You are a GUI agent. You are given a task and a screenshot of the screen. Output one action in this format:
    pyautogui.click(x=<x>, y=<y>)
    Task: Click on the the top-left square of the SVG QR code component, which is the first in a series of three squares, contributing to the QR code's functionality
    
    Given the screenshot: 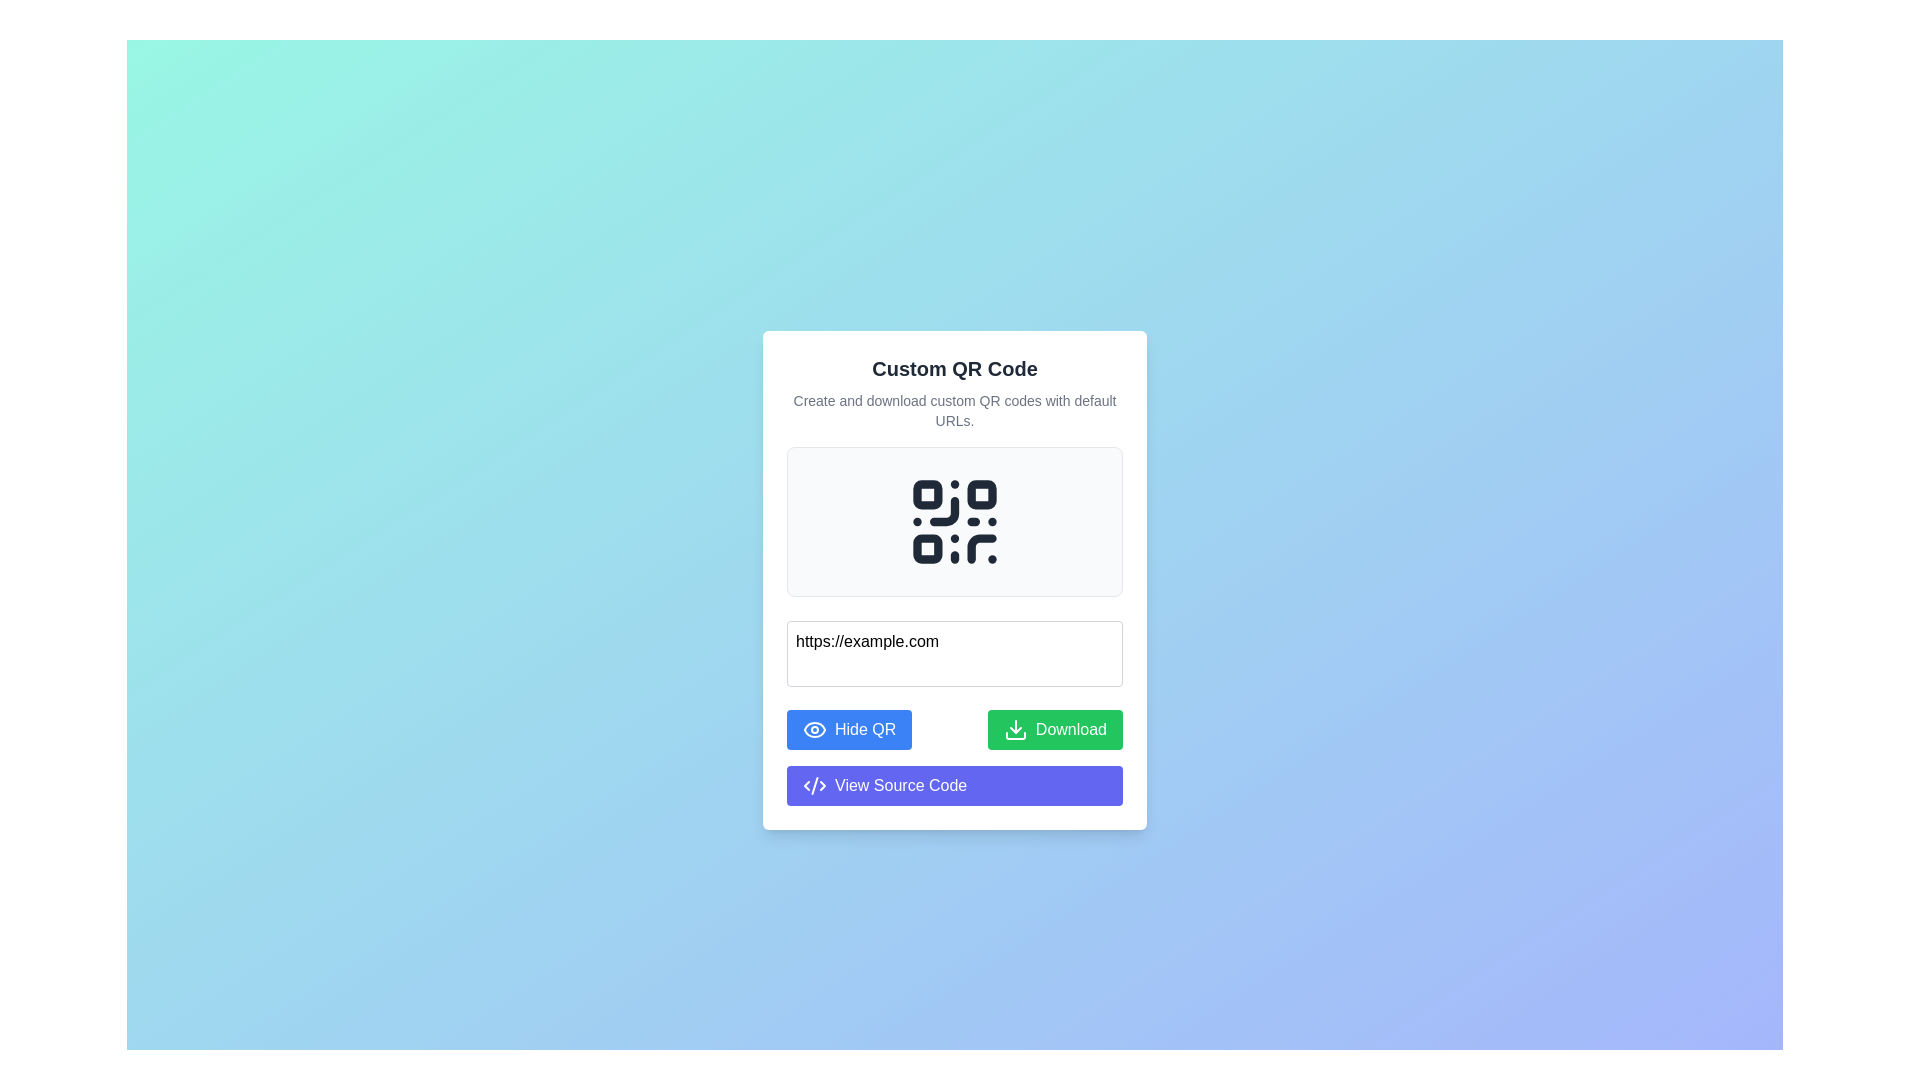 What is the action you would take?
    pyautogui.click(x=926, y=494)
    